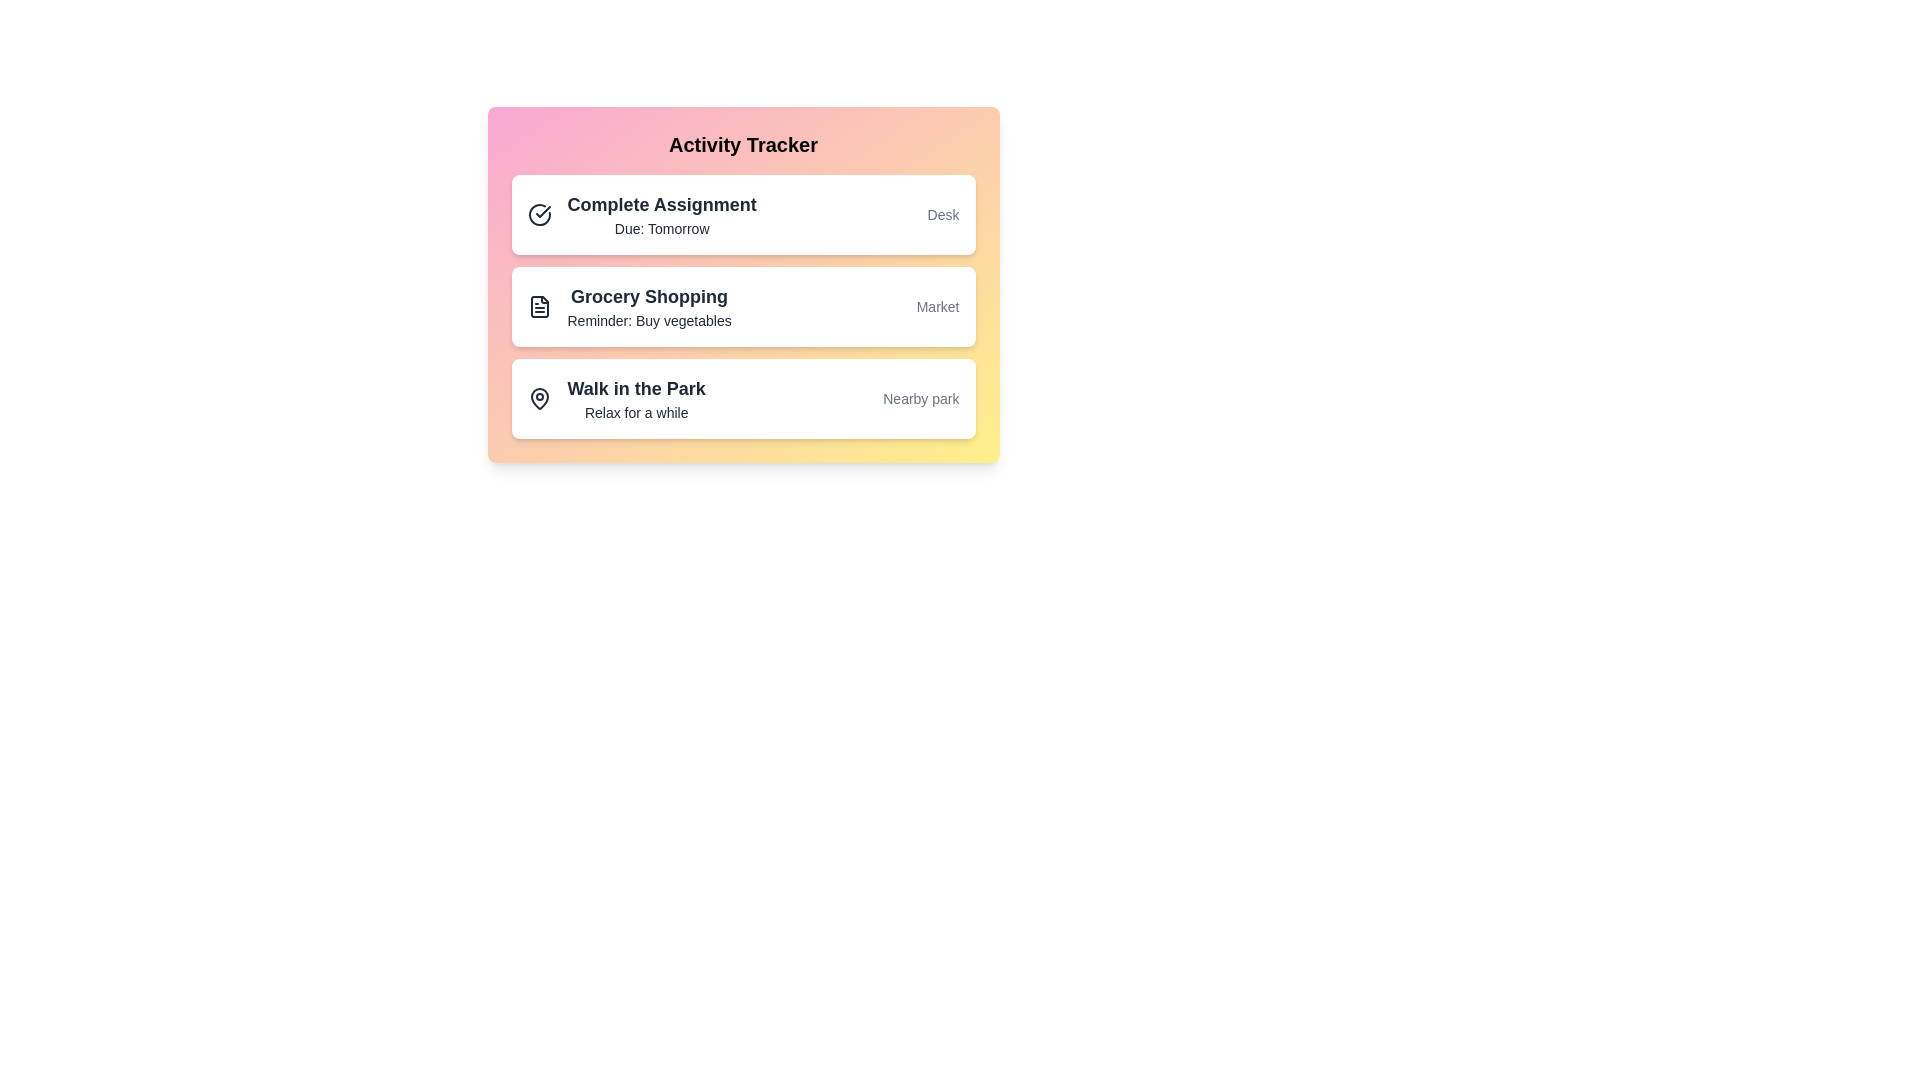 The height and width of the screenshot is (1080, 1920). Describe the element at coordinates (662, 204) in the screenshot. I see `the title of the activity item Complete Assignment` at that location.